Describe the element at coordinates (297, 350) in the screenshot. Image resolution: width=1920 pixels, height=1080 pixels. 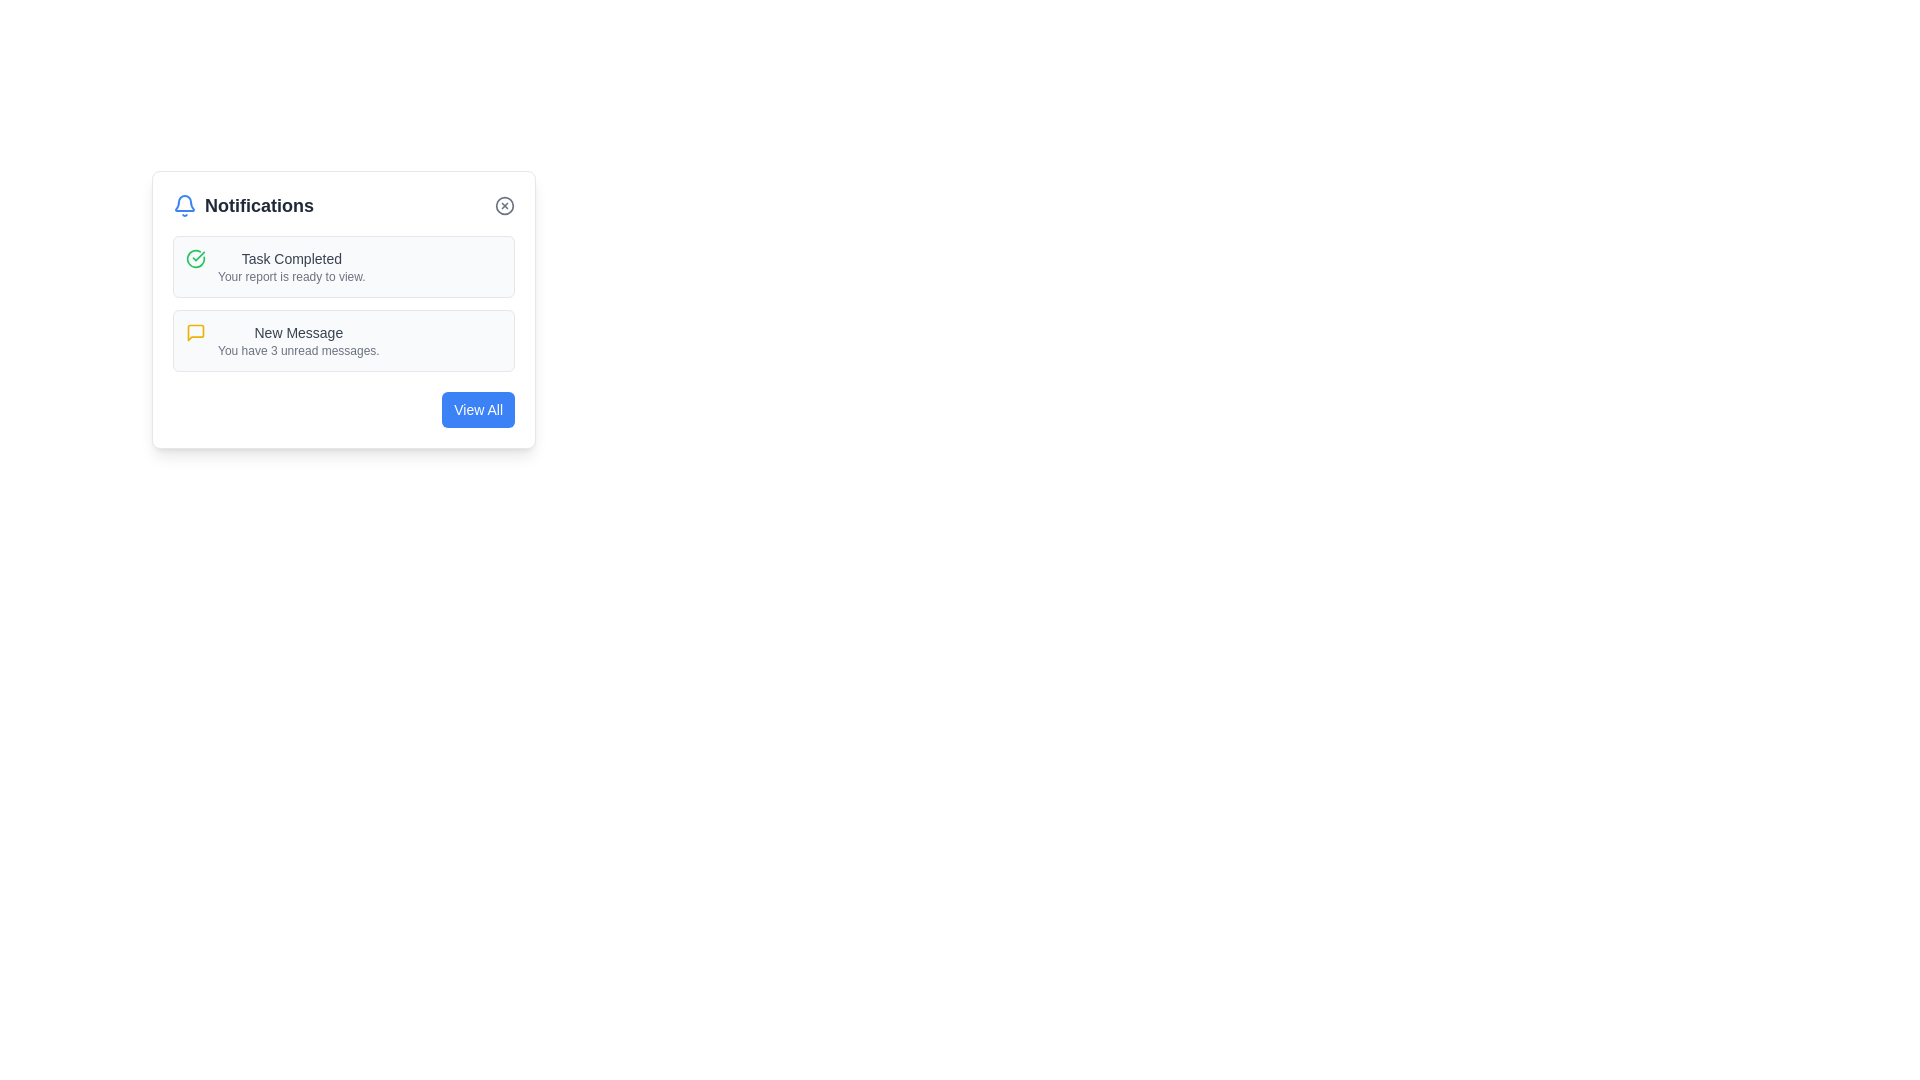
I see `the text label that provides context regarding the unread messages beneath the 'New Message' header in the notification card` at that location.